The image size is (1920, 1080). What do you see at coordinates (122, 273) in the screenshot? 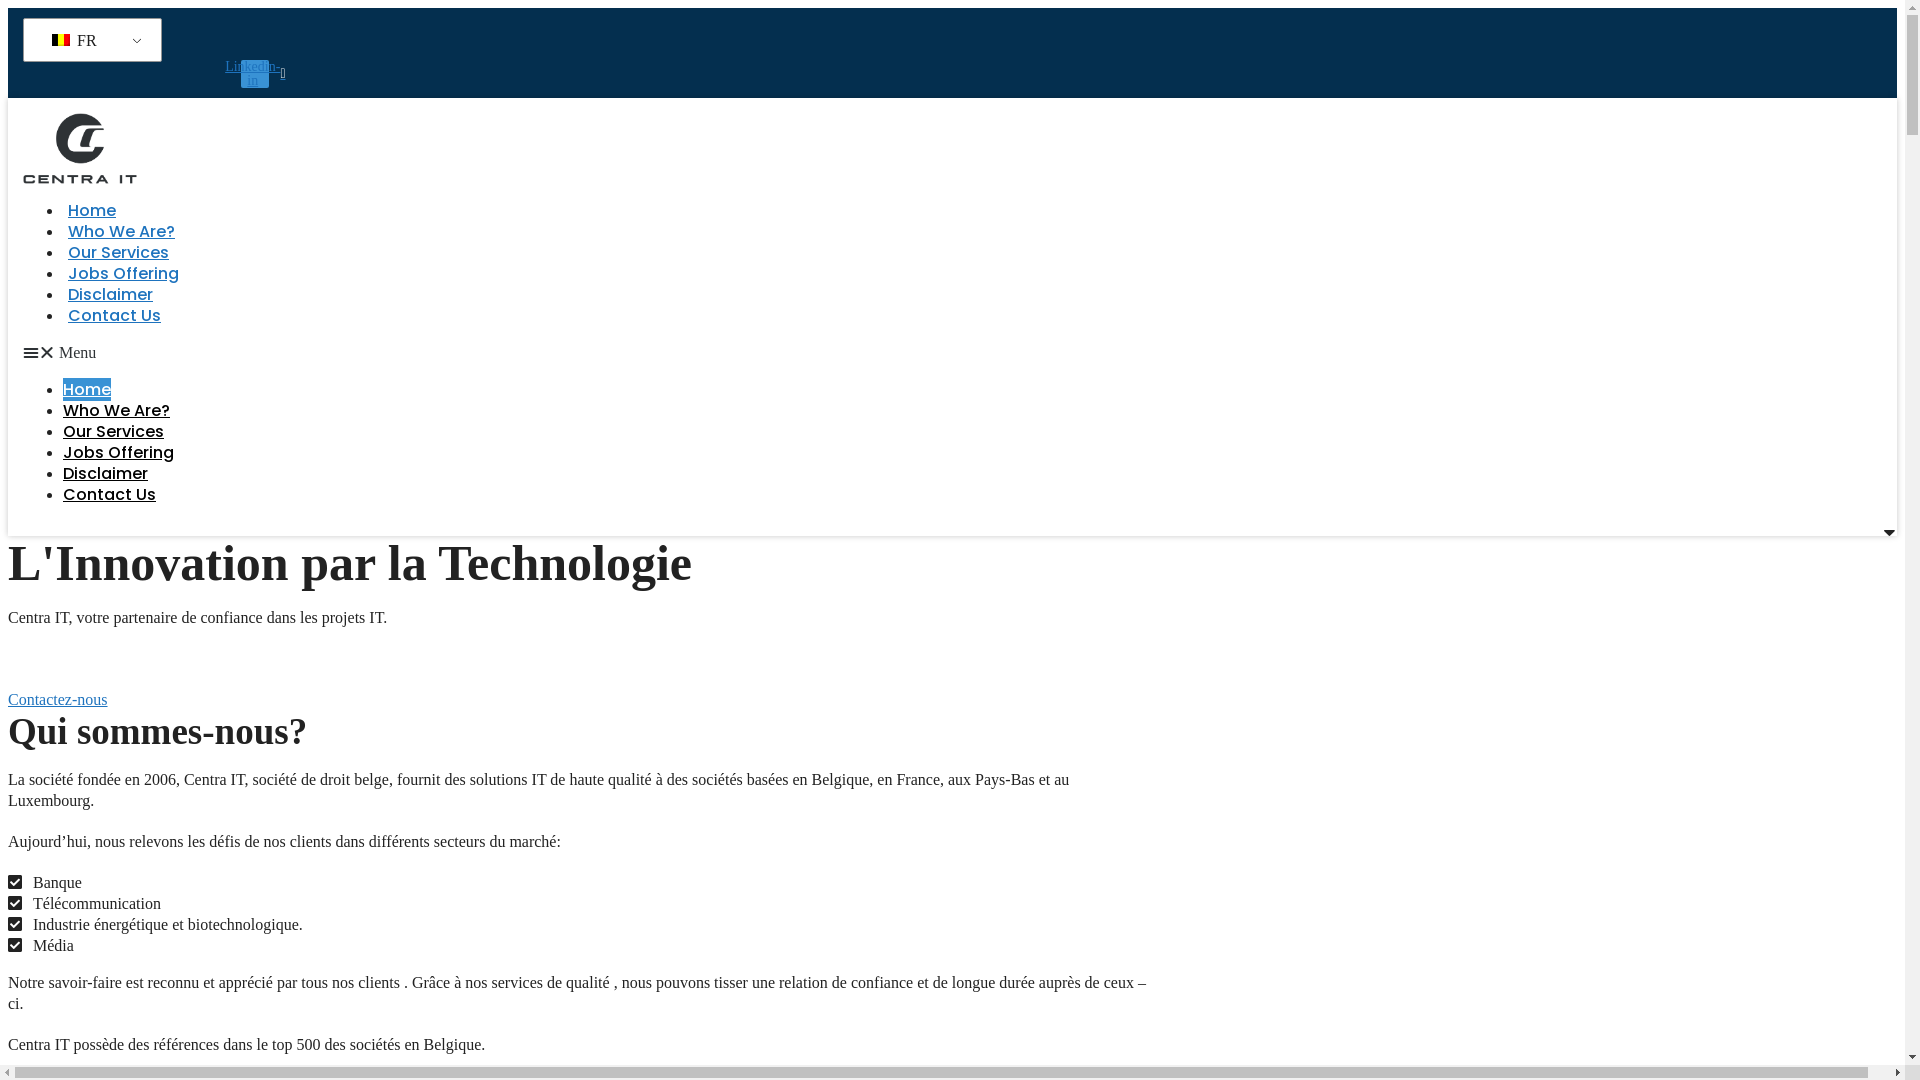
I see `'Jobs Offering'` at bounding box center [122, 273].